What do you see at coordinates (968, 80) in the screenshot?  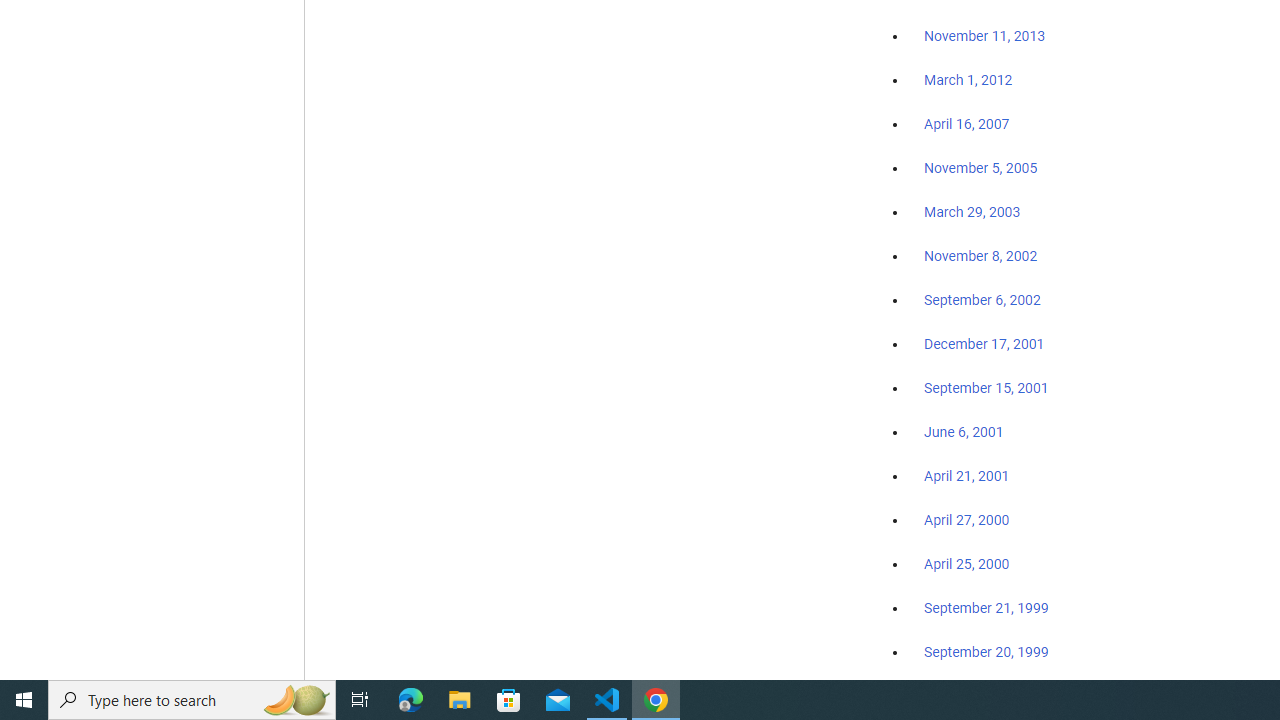 I see `'March 1, 2012'` at bounding box center [968, 80].